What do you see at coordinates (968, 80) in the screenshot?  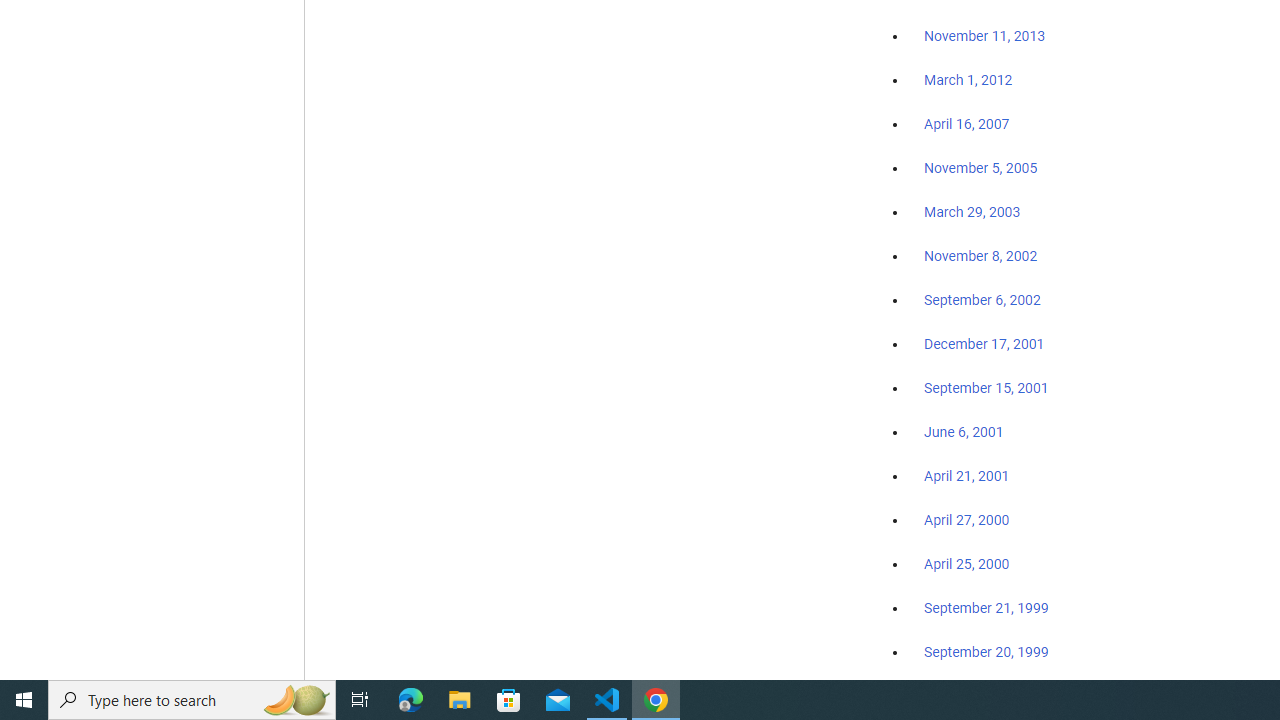 I see `'March 1, 2012'` at bounding box center [968, 80].